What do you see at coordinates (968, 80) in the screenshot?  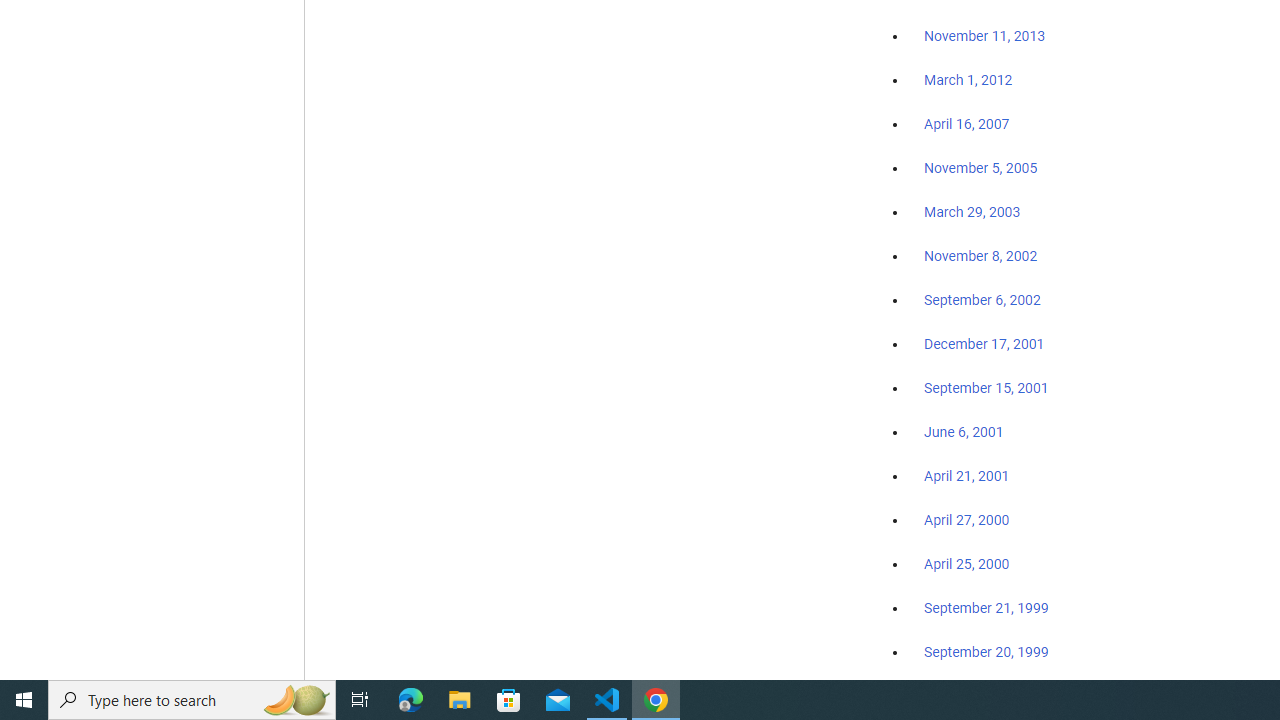 I see `'March 1, 2012'` at bounding box center [968, 80].